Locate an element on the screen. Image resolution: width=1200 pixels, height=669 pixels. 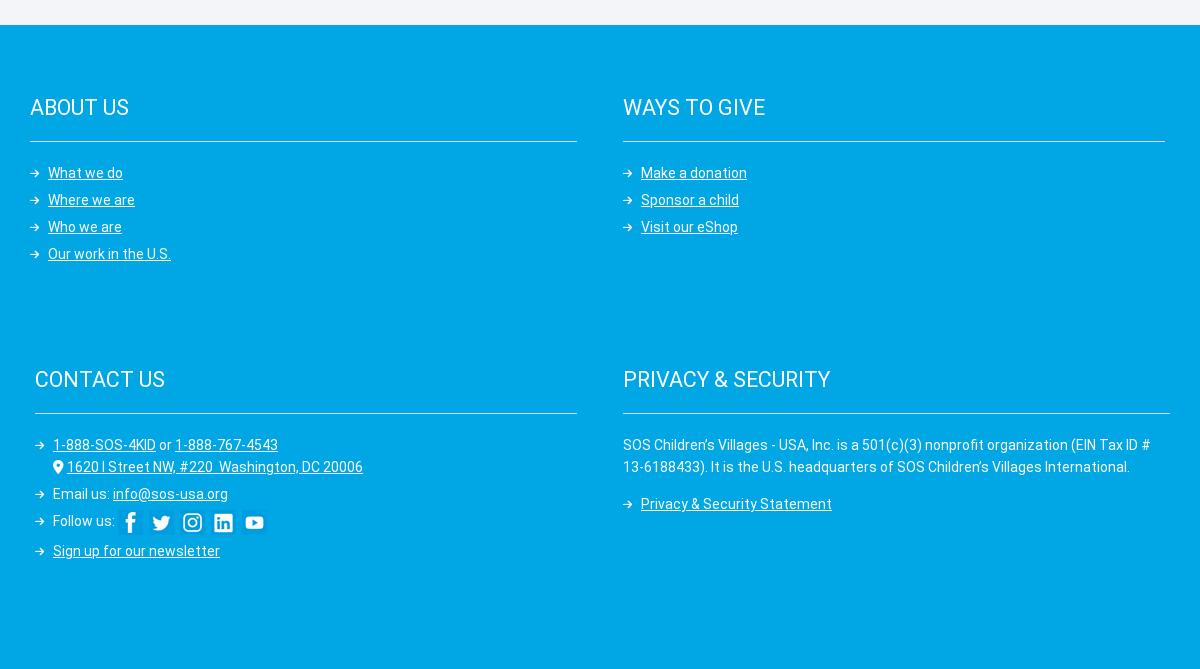
'Where we are' is located at coordinates (91, 198).